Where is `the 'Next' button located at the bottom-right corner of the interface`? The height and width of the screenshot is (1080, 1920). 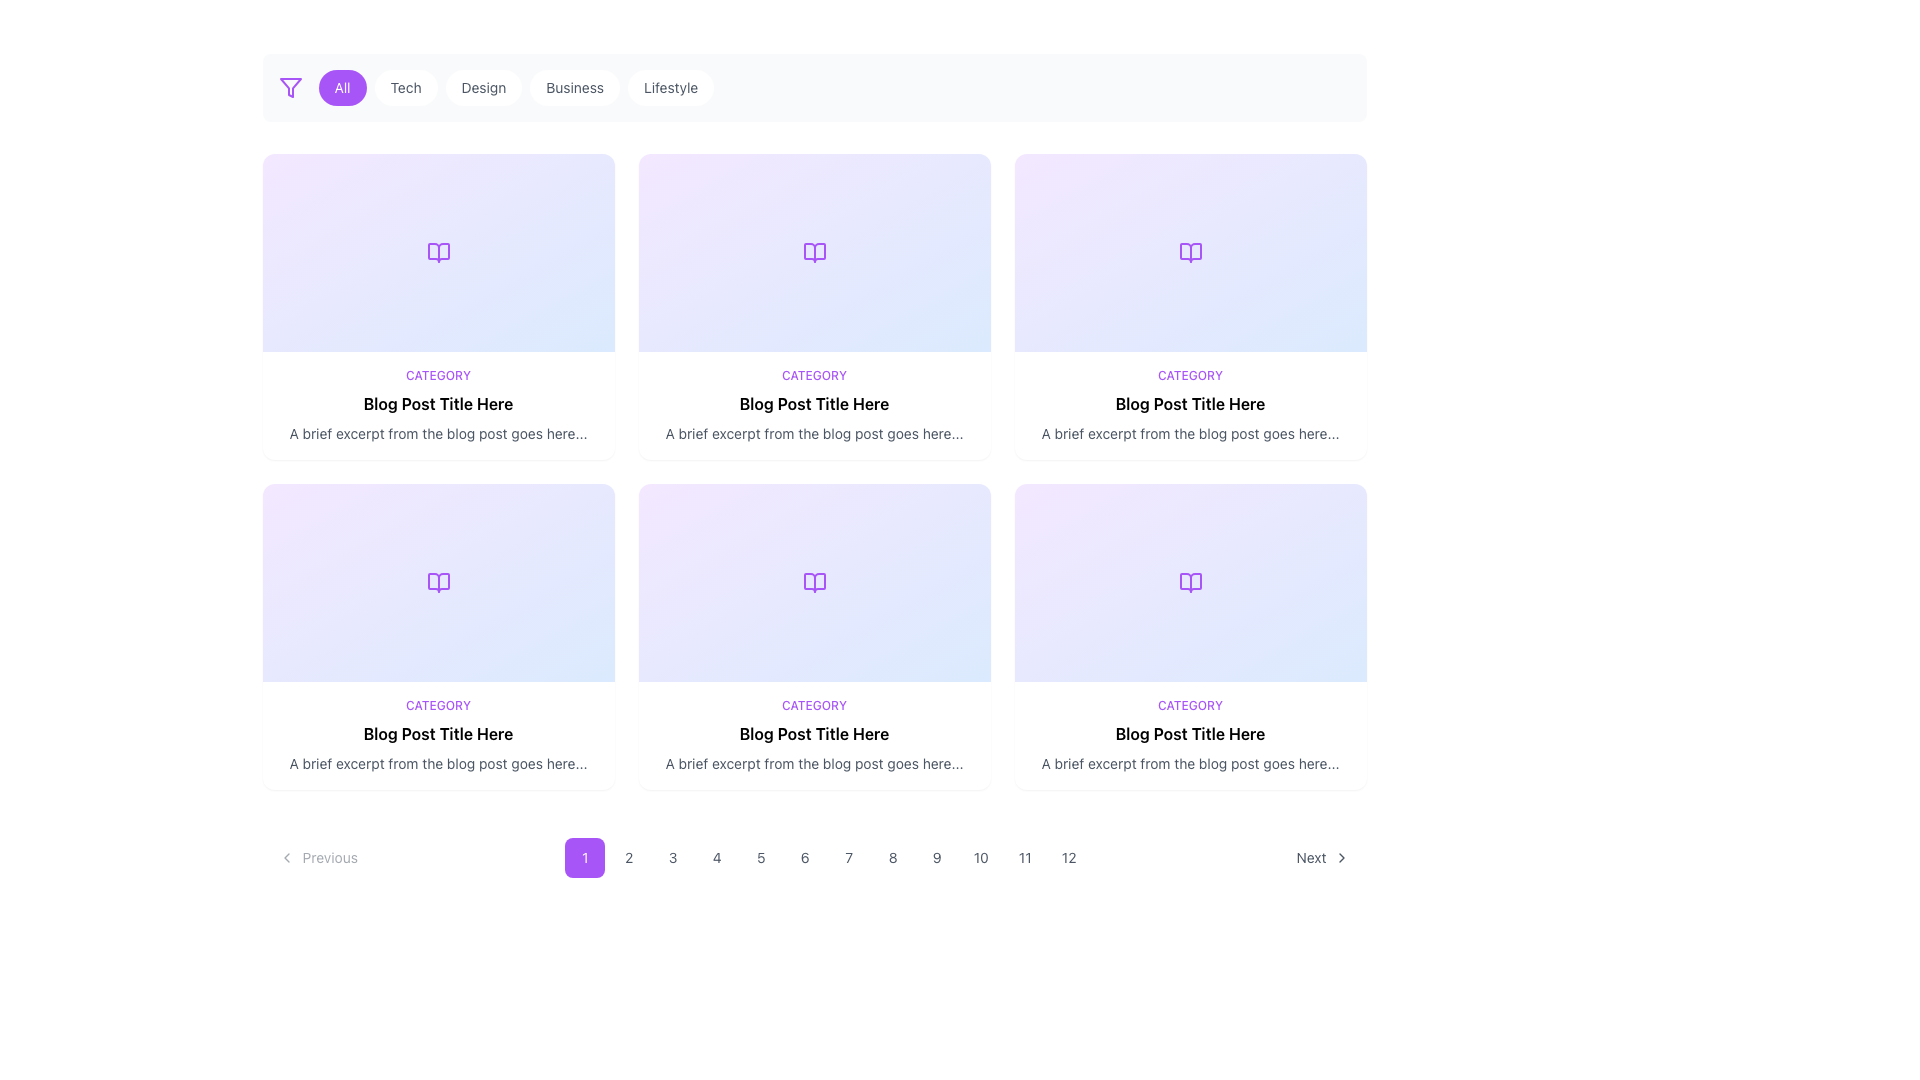
the 'Next' button located at the bottom-right corner of the interface is located at coordinates (1323, 856).